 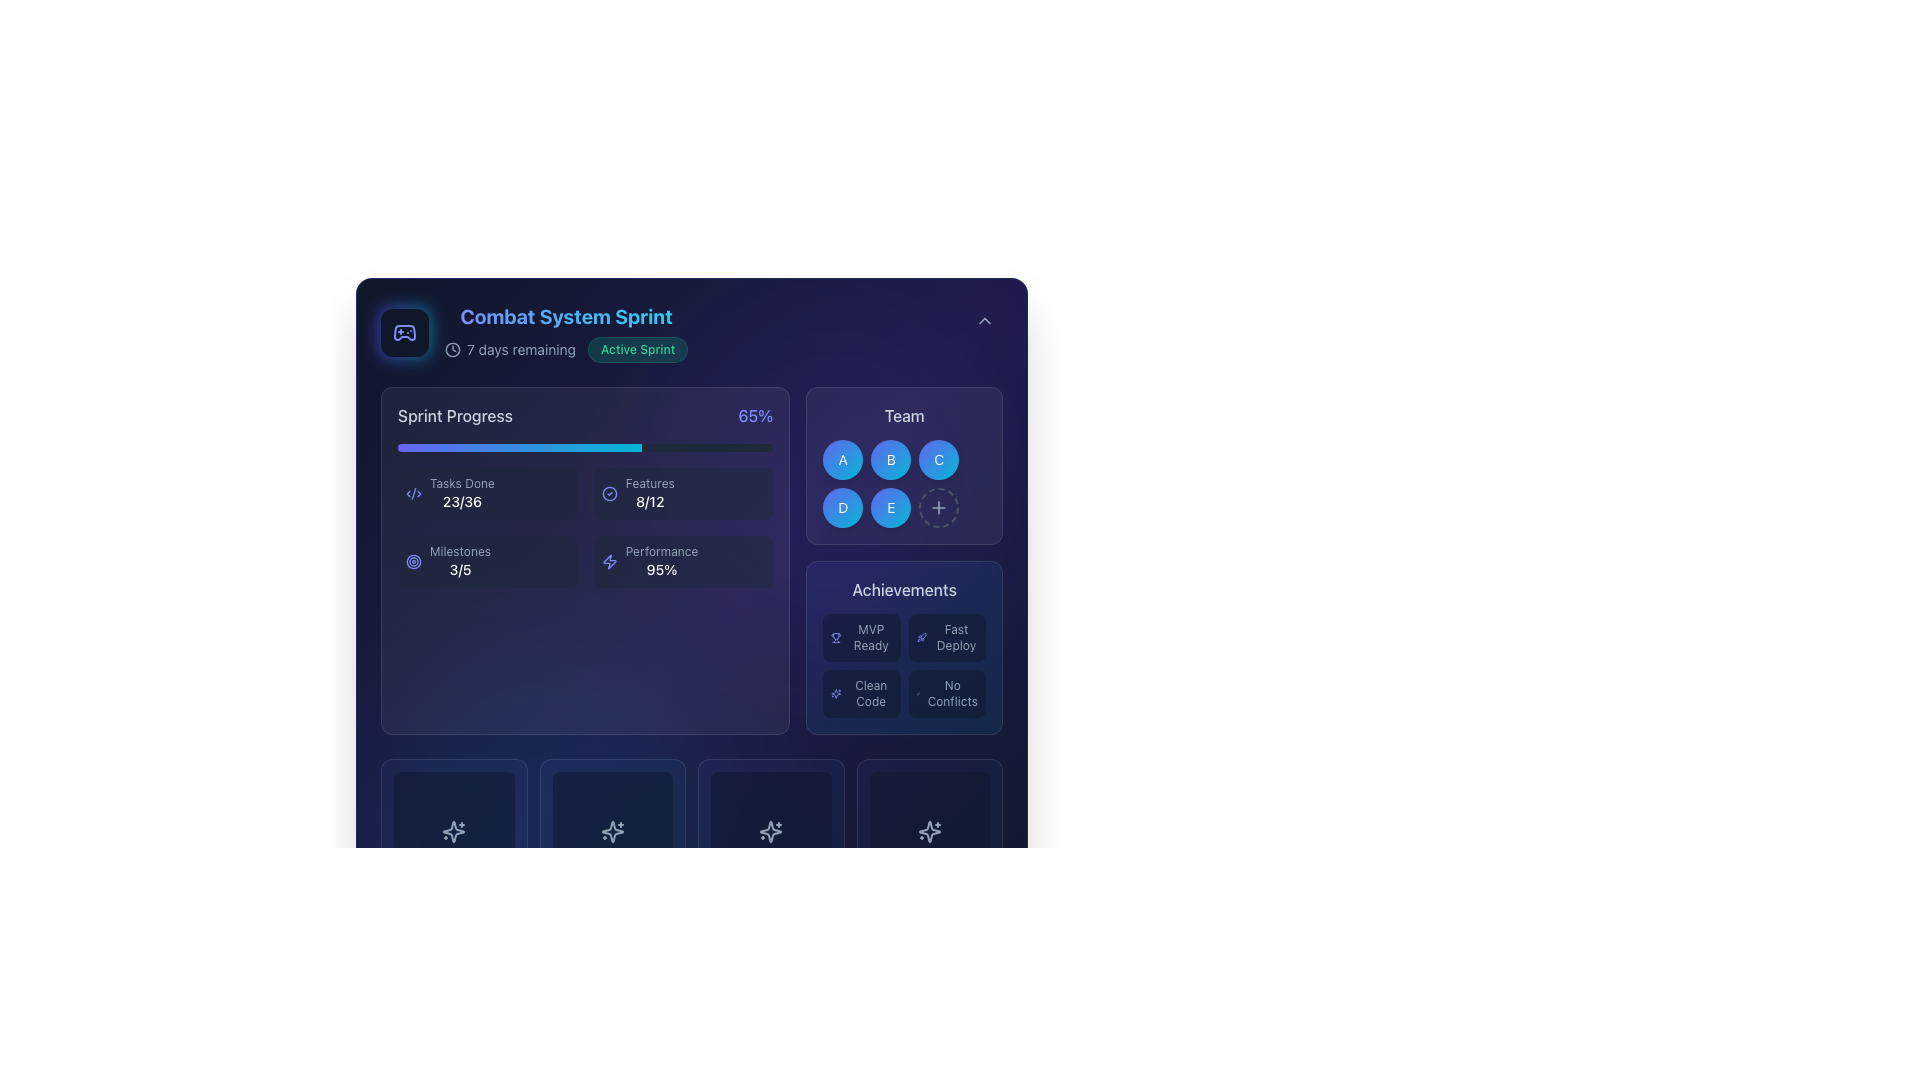 What do you see at coordinates (770, 832) in the screenshot?
I see `the decorative star-like graphical icon located in the second column of the bottom row in the grid layout` at bounding box center [770, 832].